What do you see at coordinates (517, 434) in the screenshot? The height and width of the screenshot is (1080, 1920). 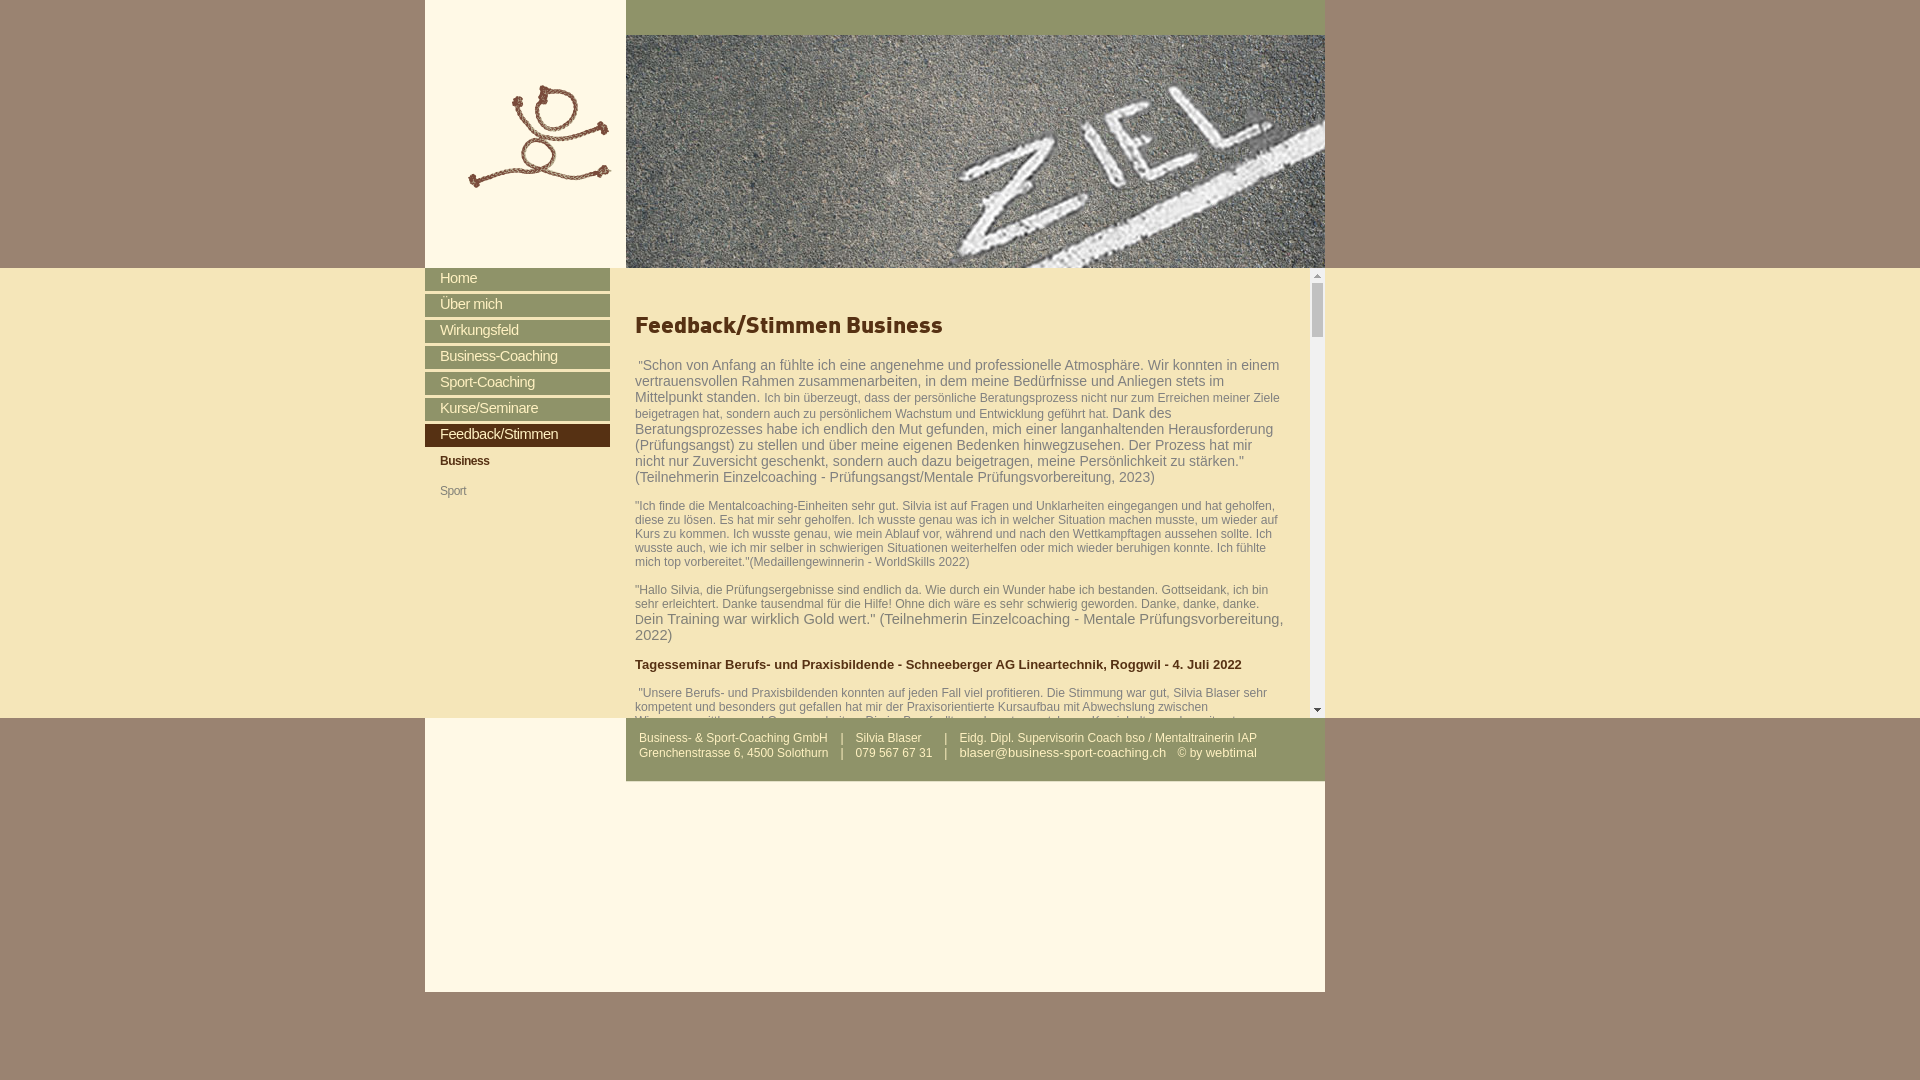 I see `'Feedback/Stimmen'` at bounding box center [517, 434].